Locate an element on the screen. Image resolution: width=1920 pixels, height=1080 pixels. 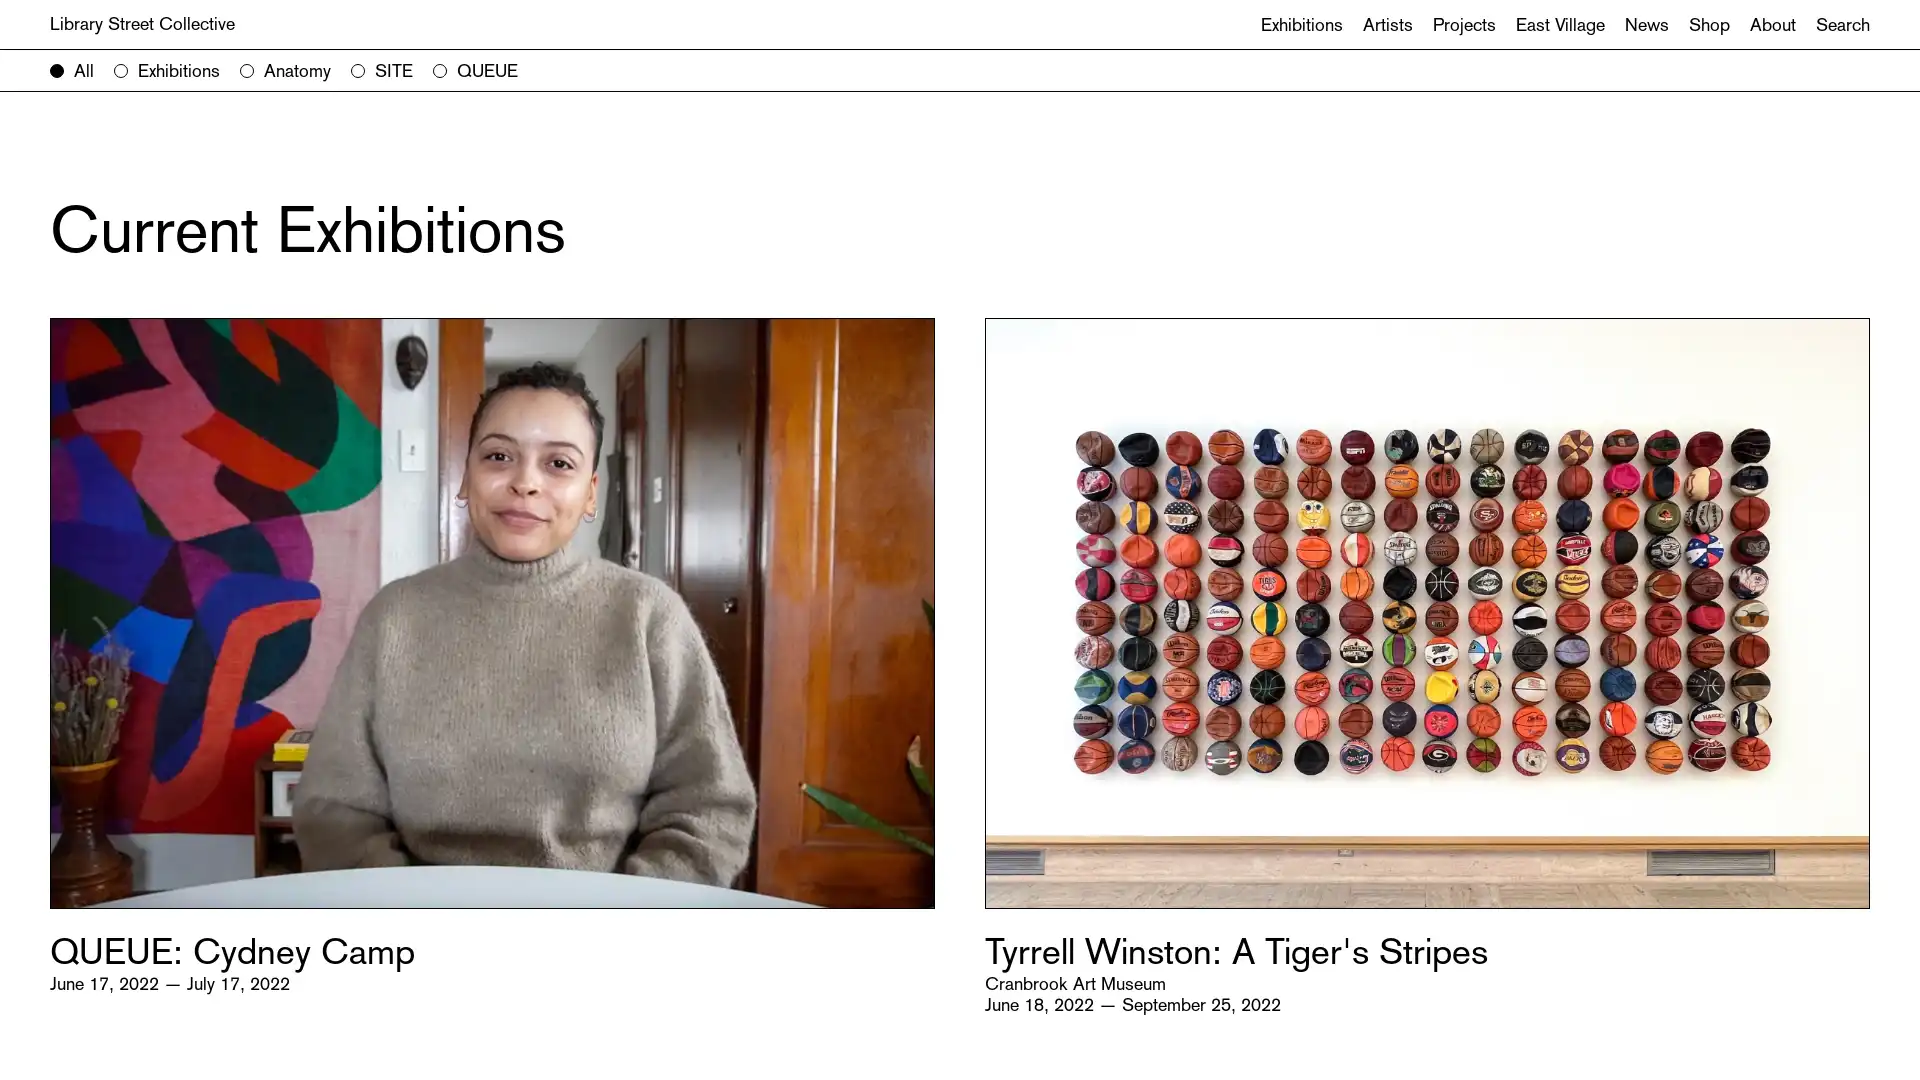
All is located at coordinates (72, 69).